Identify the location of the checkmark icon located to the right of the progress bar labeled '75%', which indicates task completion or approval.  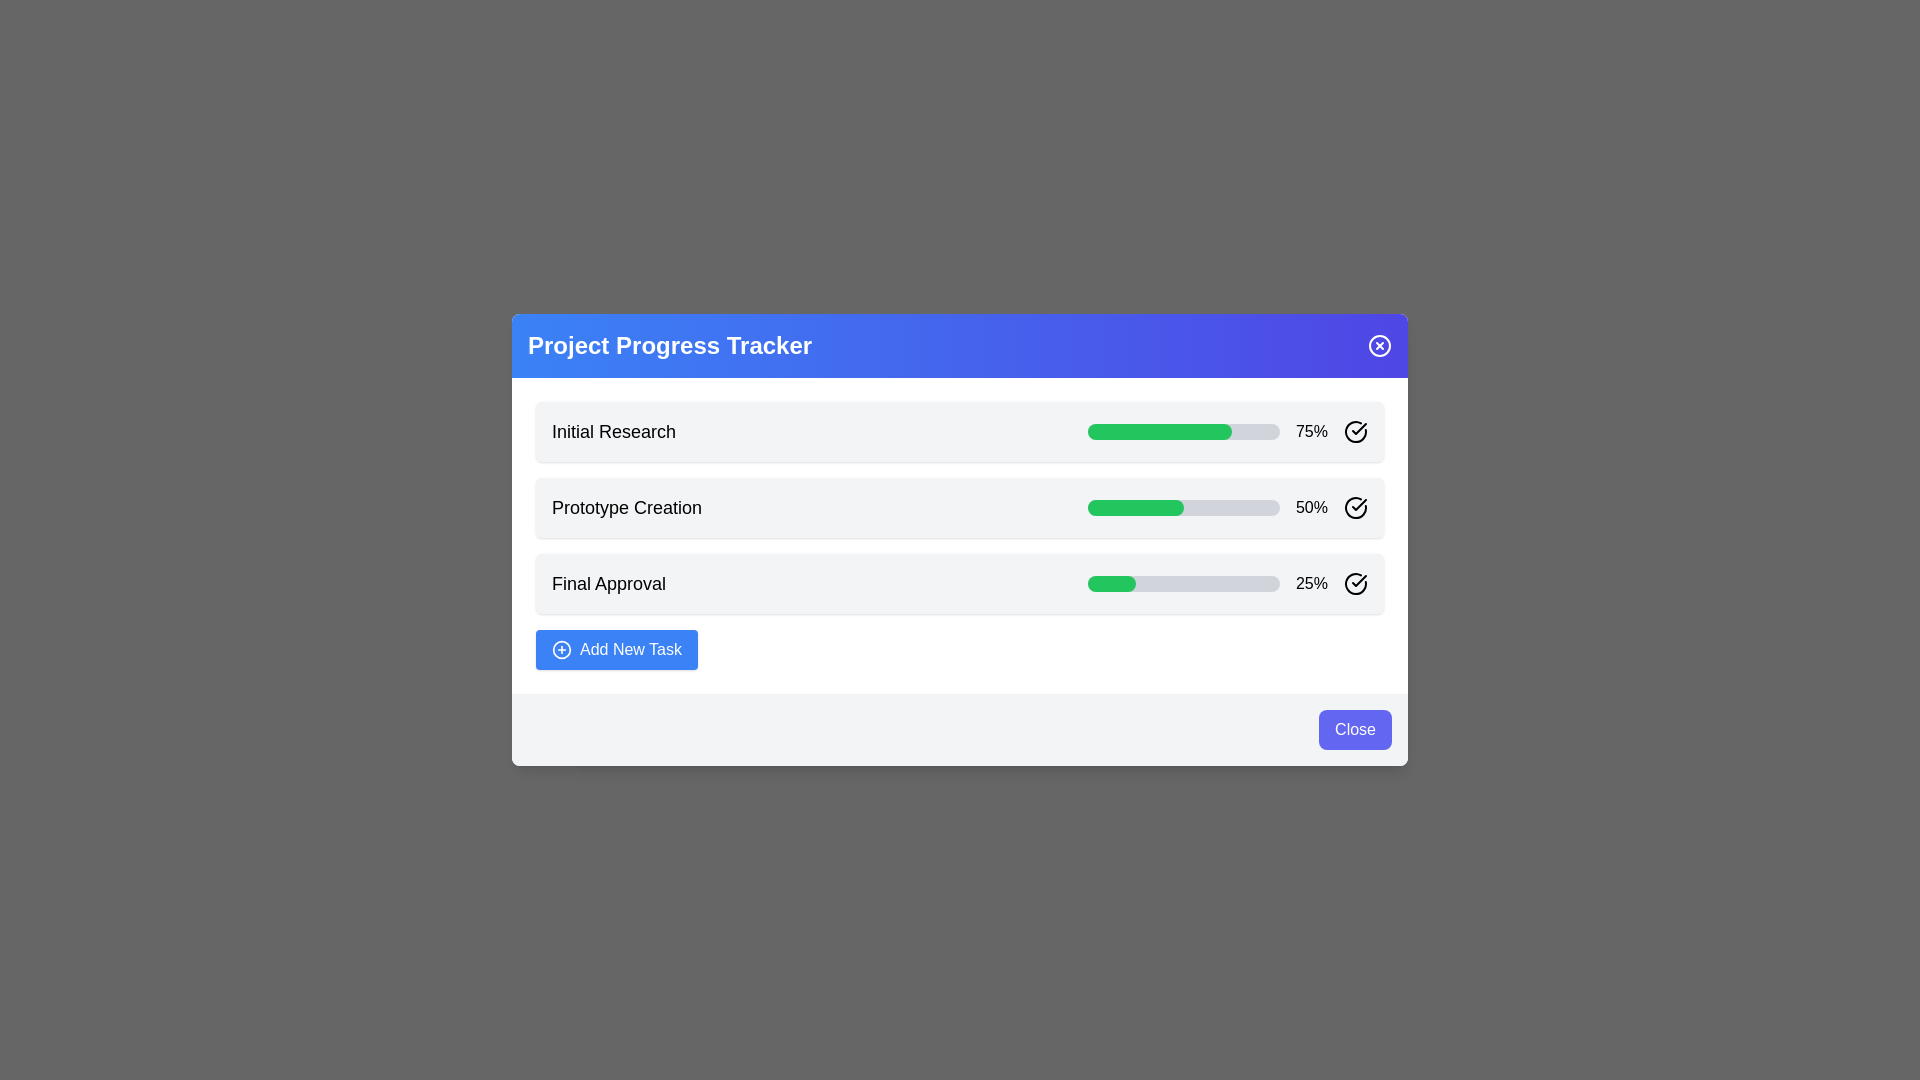
(1356, 431).